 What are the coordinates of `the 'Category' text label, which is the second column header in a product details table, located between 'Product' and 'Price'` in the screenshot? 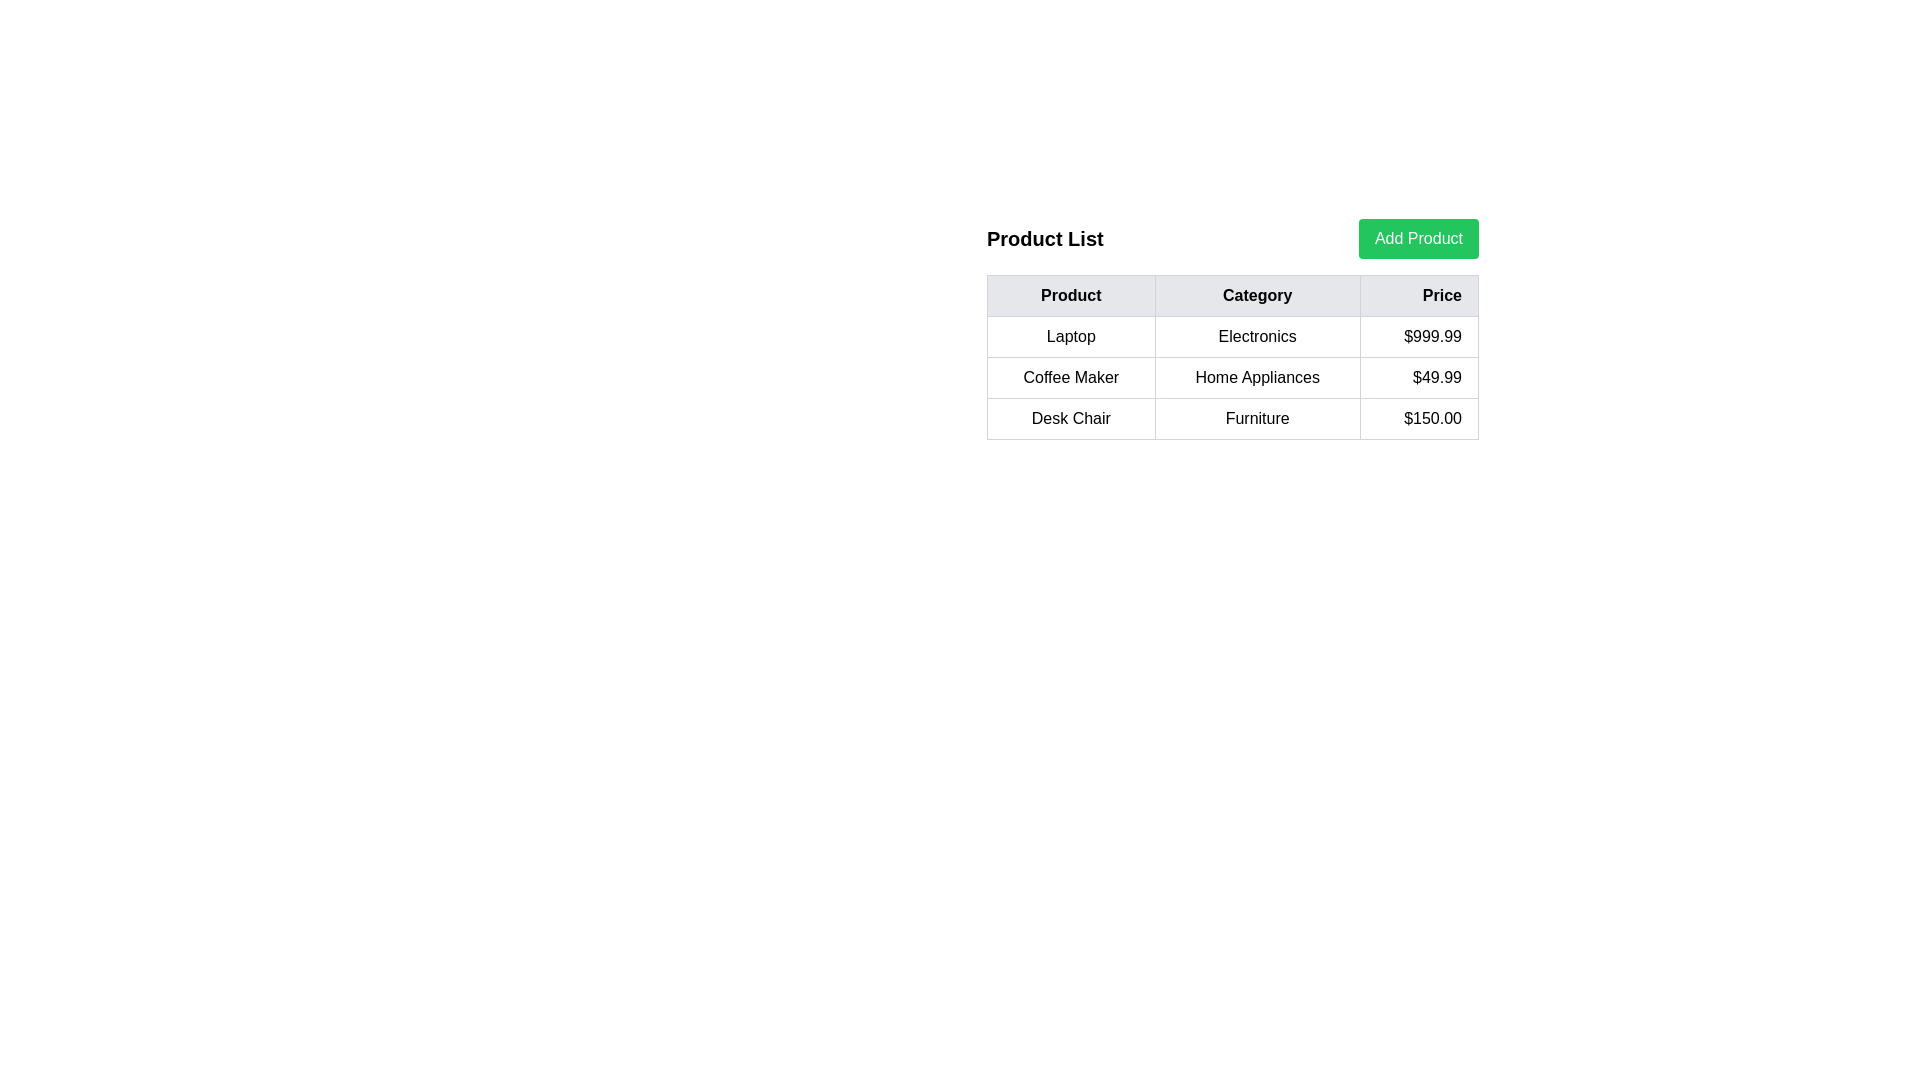 It's located at (1256, 296).